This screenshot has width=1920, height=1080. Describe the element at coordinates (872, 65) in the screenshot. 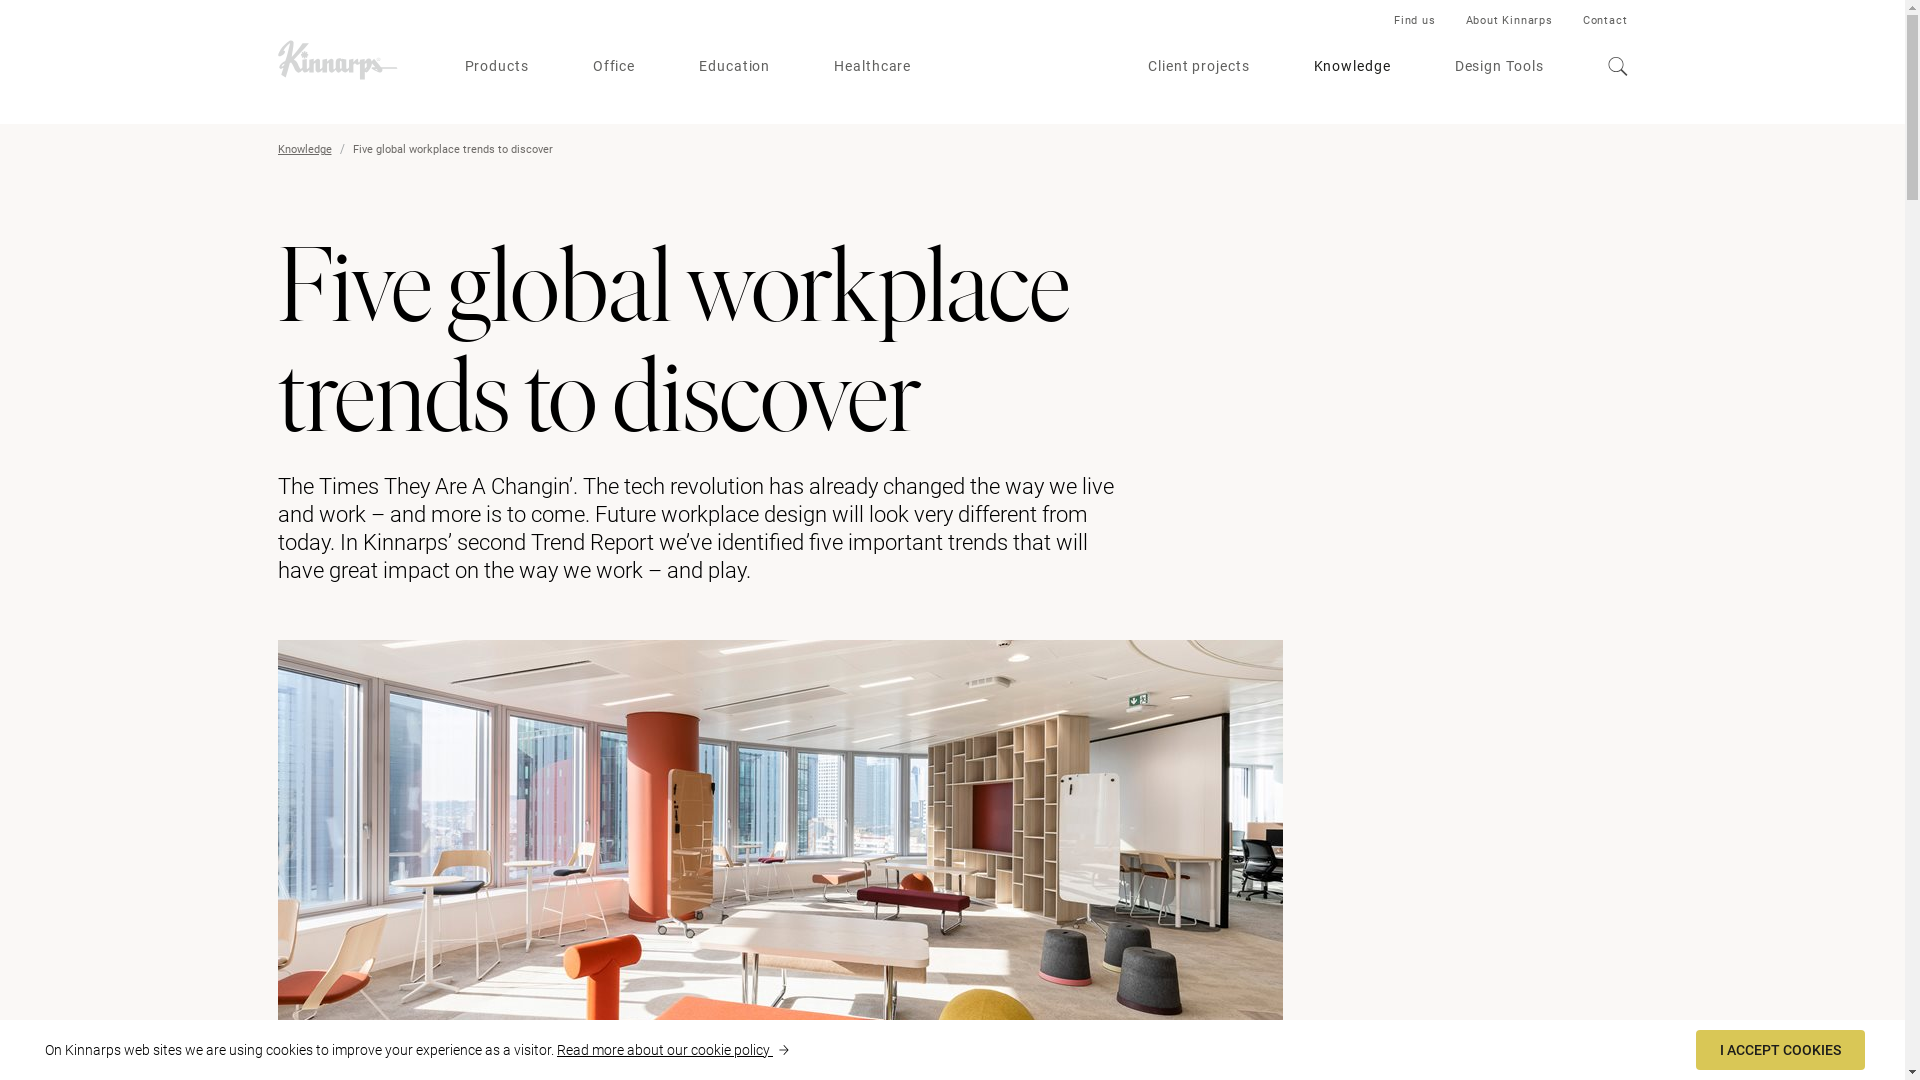

I see `'Healthcare'` at that location.